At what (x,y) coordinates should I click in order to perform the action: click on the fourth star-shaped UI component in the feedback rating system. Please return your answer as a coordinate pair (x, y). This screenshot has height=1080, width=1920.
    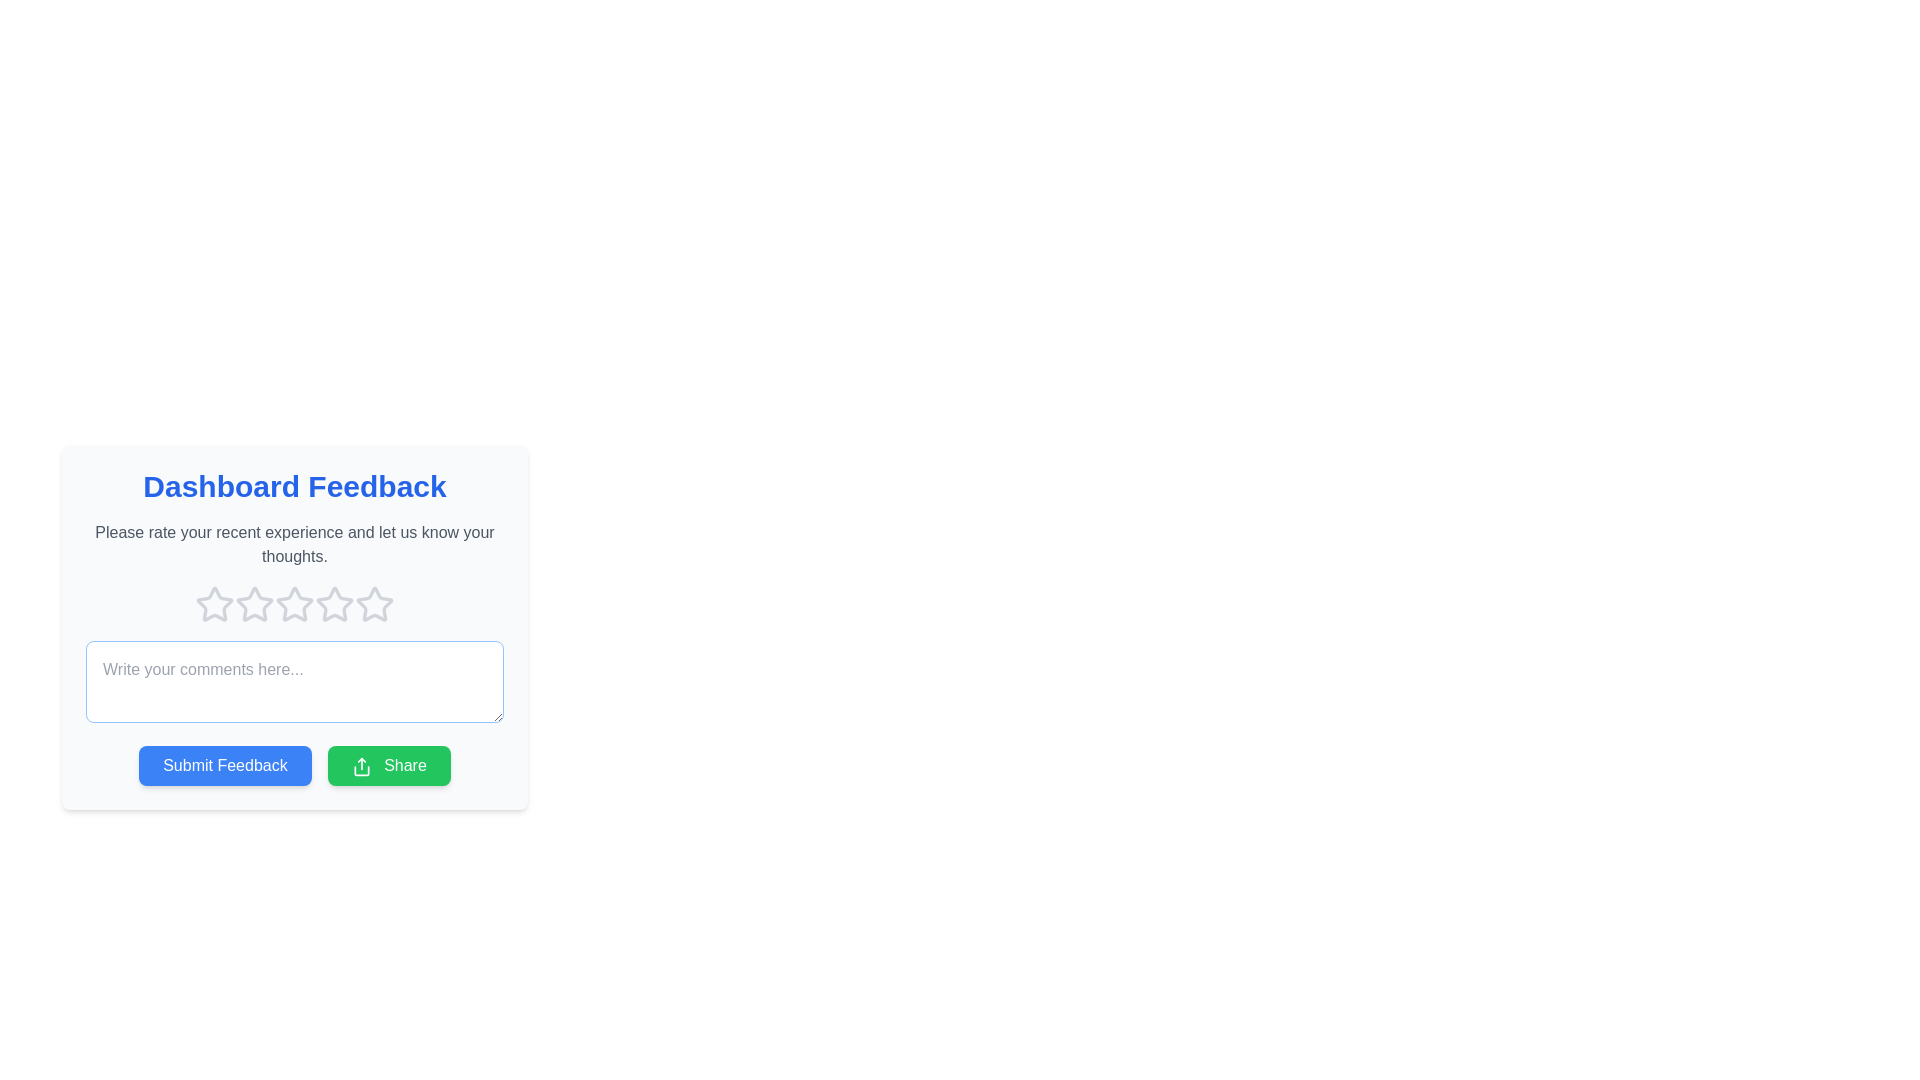
    Looking at the image, I should click on (293, 604).